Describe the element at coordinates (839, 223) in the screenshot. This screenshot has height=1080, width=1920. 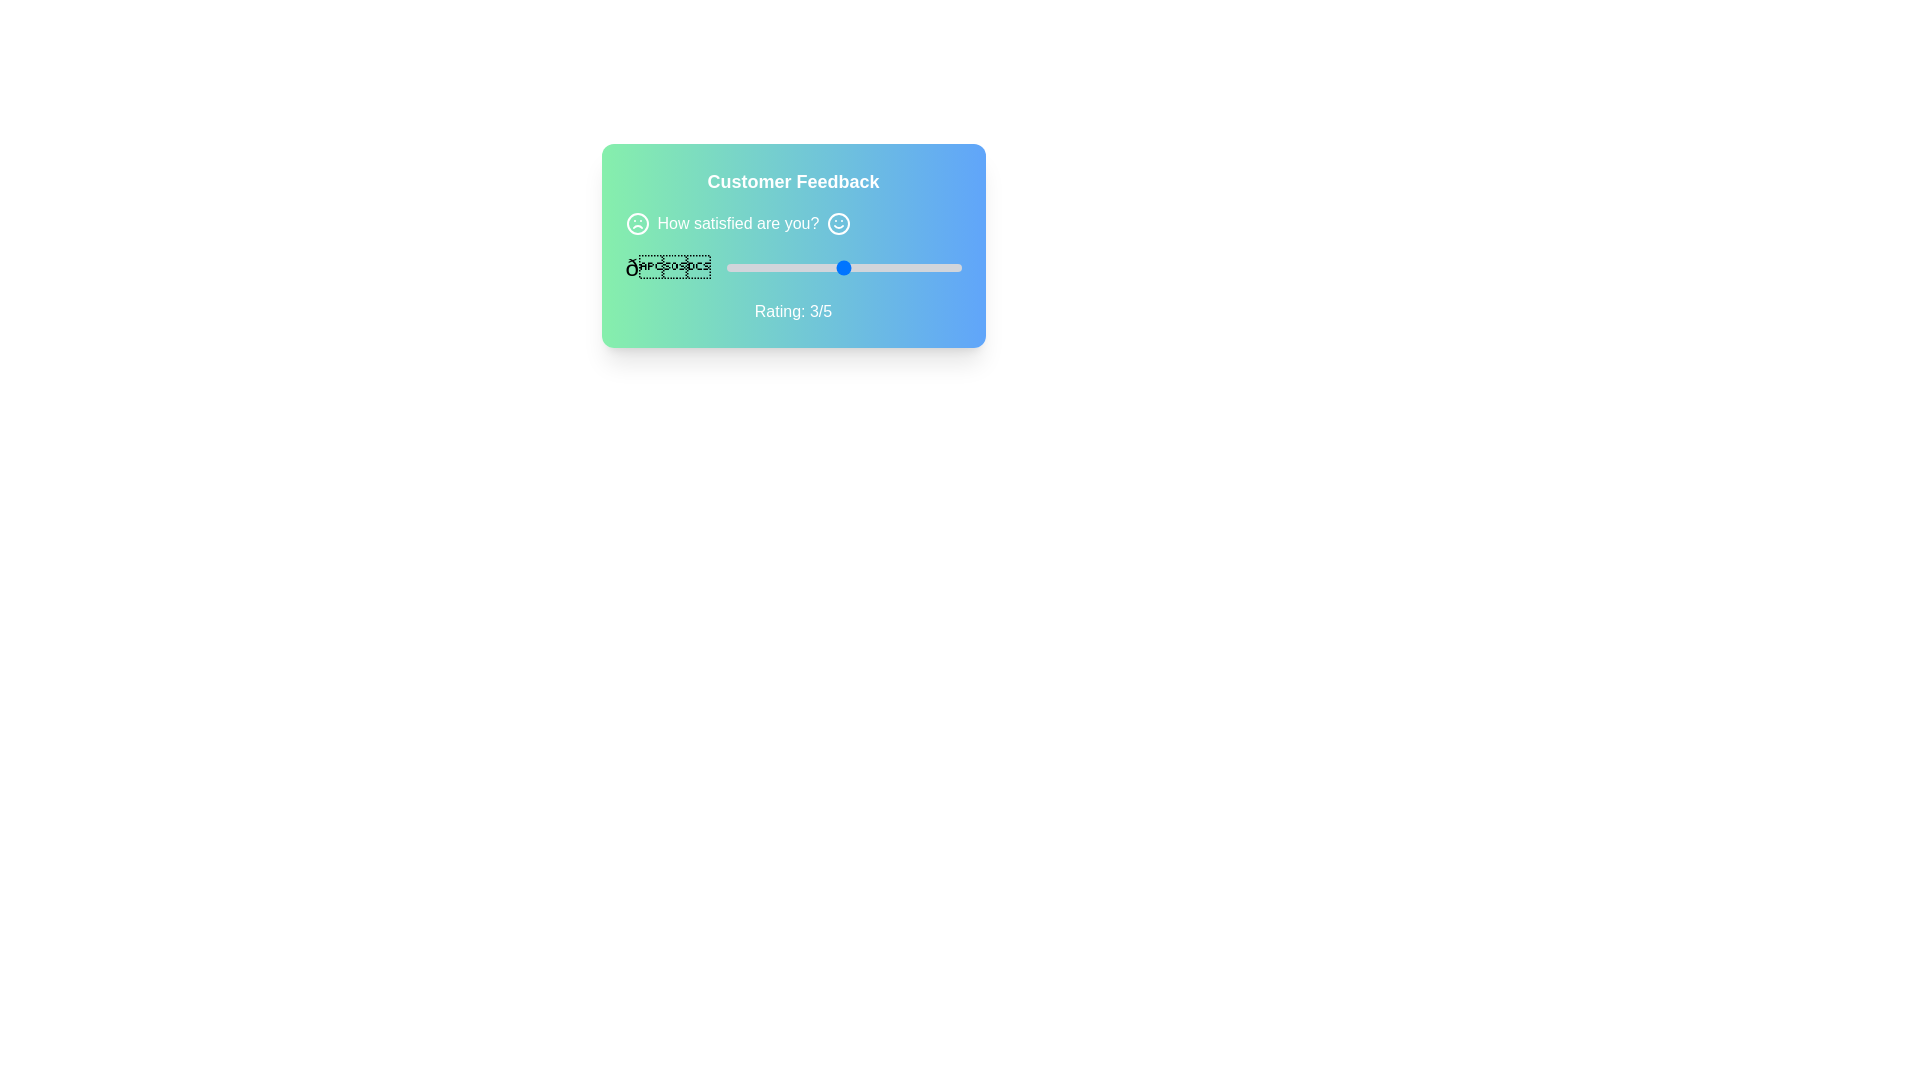
I see `the satisfied sentiment icon located next to the text 'How satisfied are you?' in the feedback section` at that location.